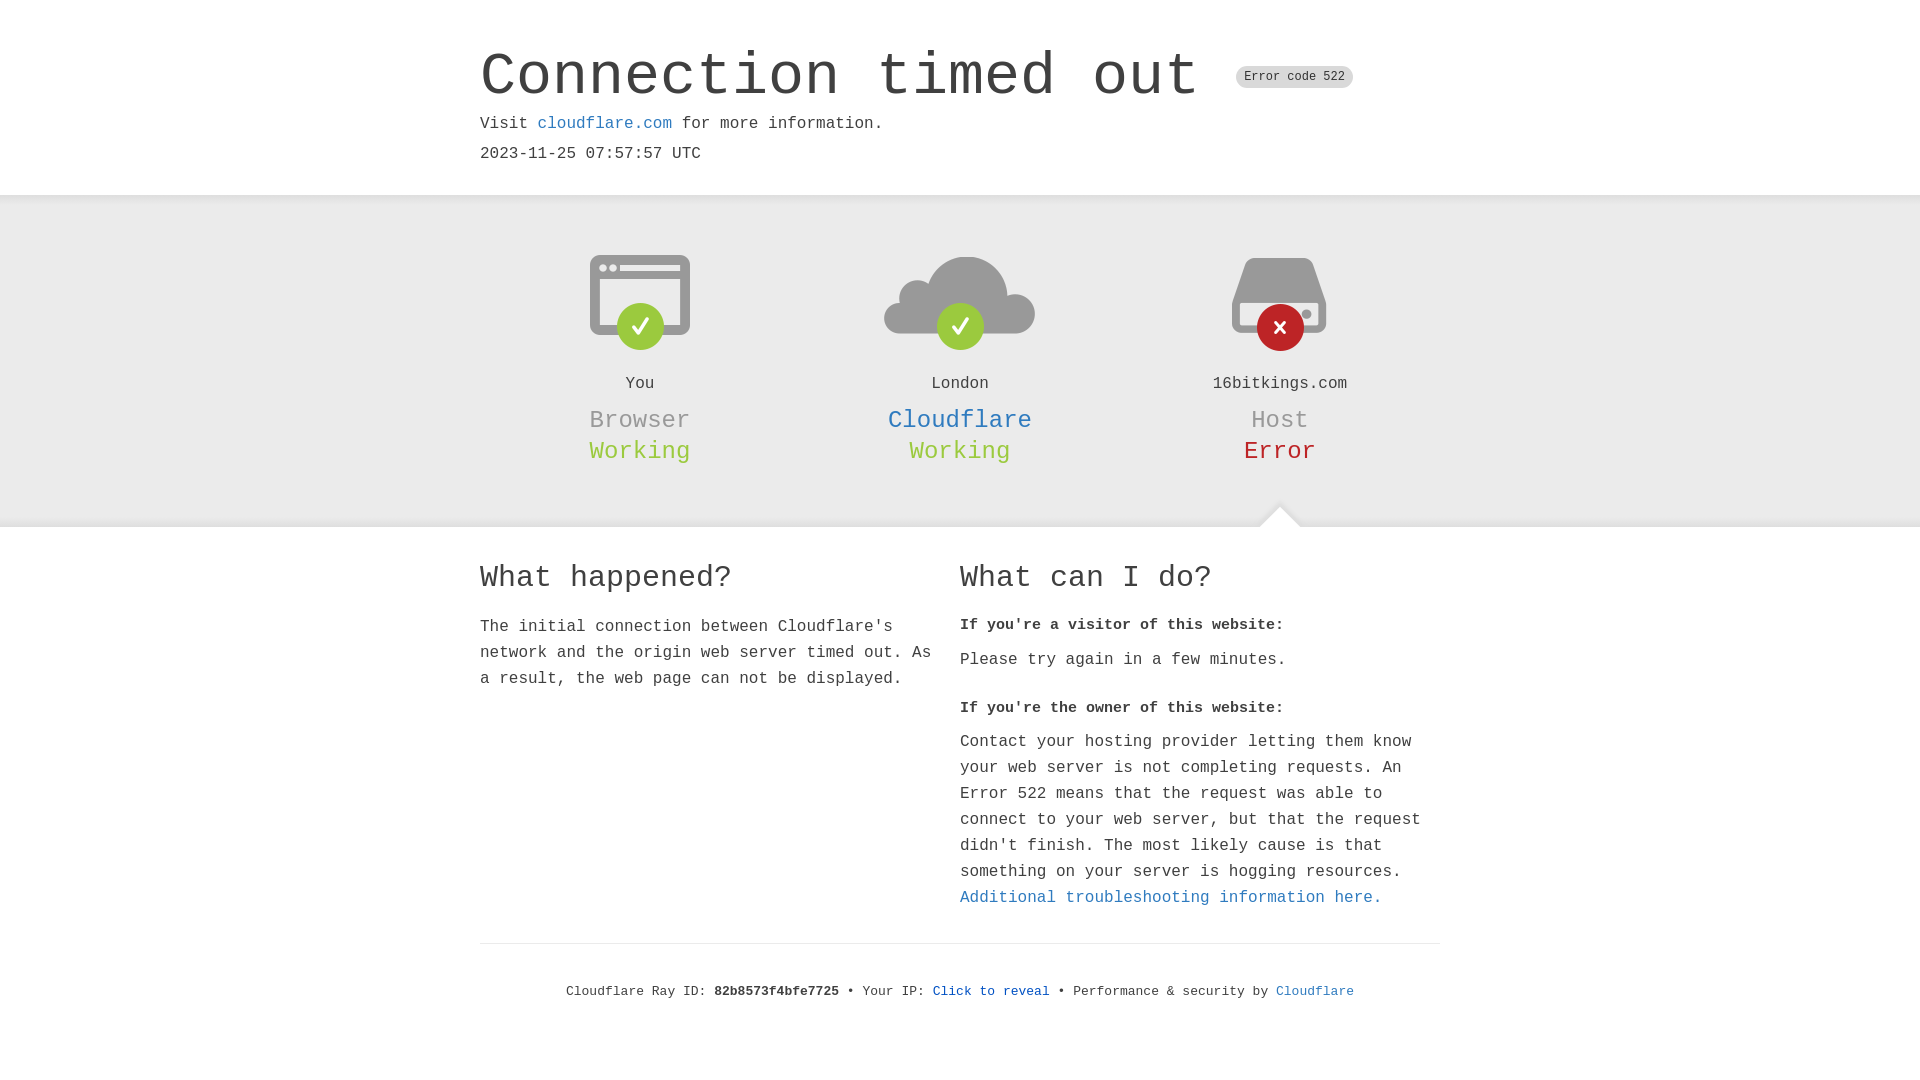  What do you see at coordinates (991, 991) in the screenshot?
I see `'Click to reveal'` at bounding box center [991, 991].